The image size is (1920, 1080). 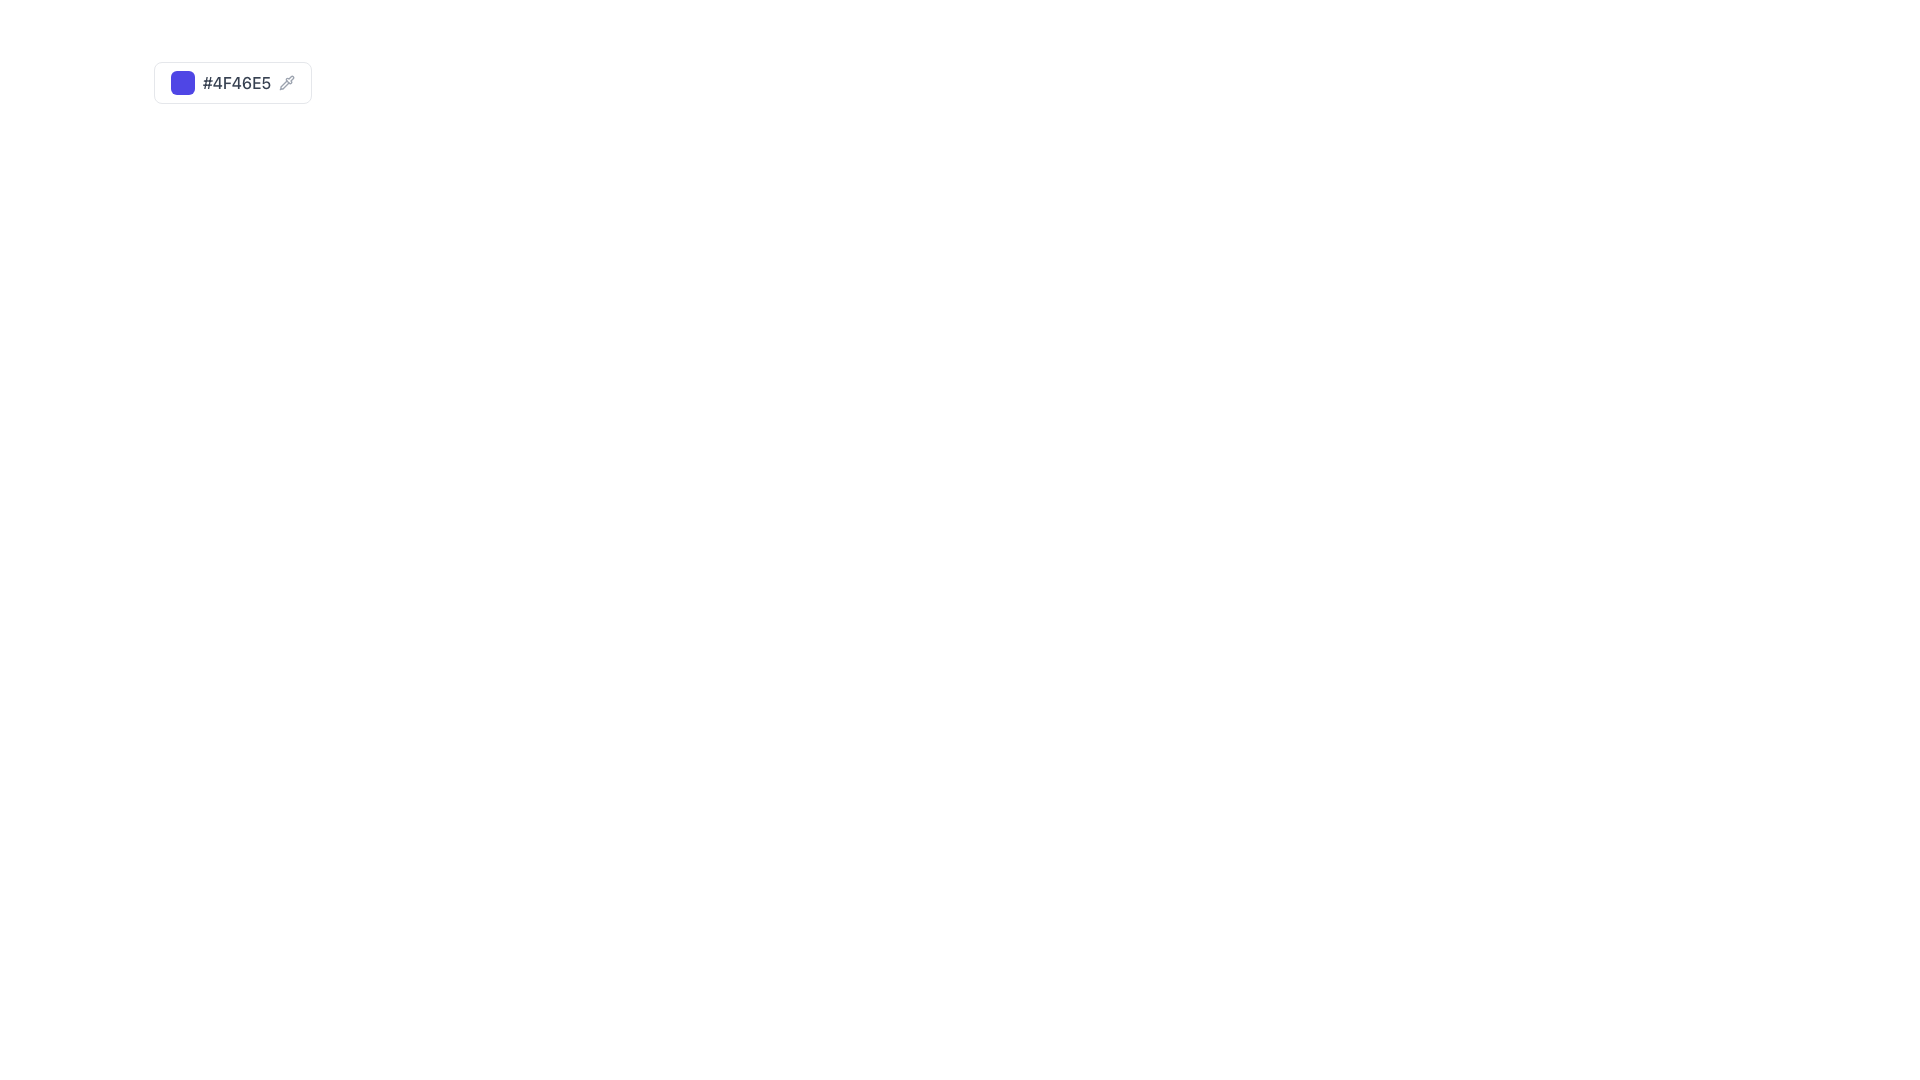 I want to click on the rectangular button labeled '#4F46E5' with a colored square on the left and a pipette icon on the right to interact, so click(x=233, y=82).